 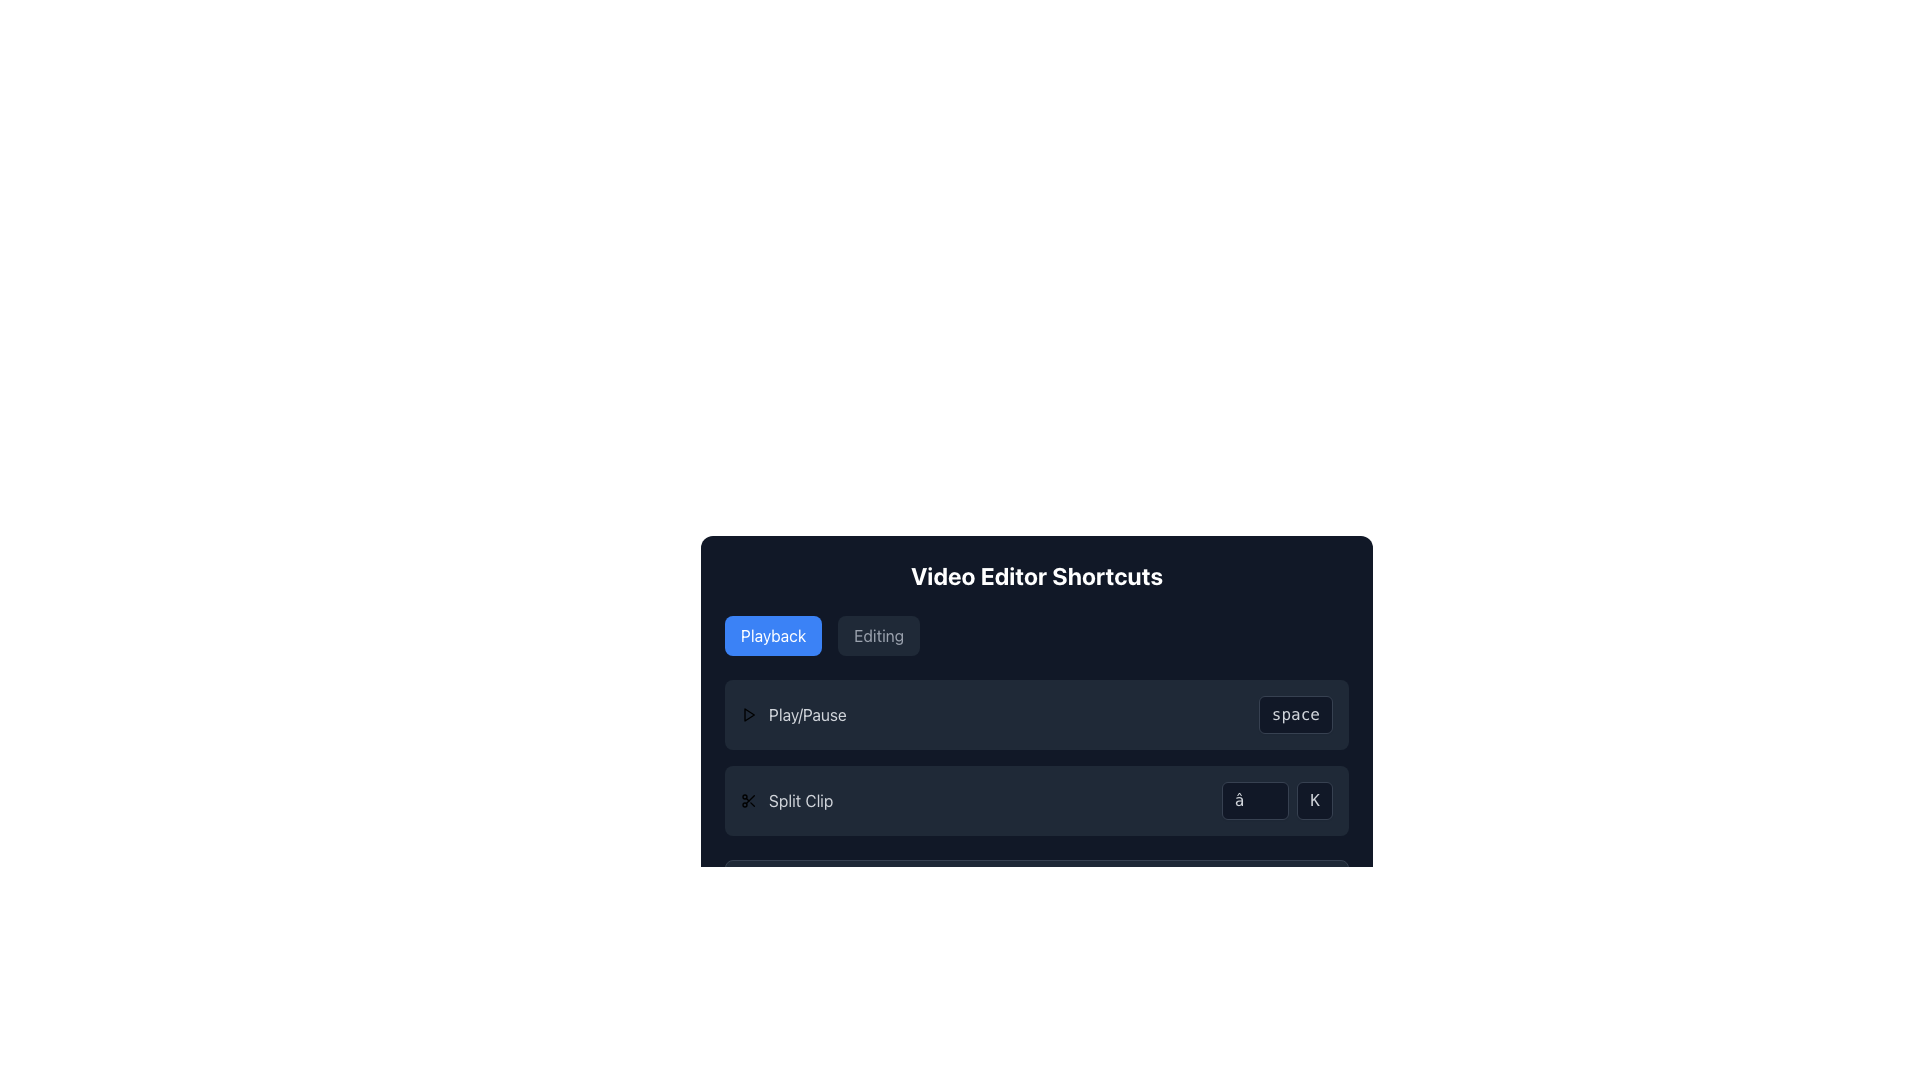 What do you see at coordinates (801, 800) in the screenshot?
I see `the text label 'Split Clip' which is part of the 'Video Editor Shortcuts' section, located near the scissors icon` at bounding box center [801, 800].